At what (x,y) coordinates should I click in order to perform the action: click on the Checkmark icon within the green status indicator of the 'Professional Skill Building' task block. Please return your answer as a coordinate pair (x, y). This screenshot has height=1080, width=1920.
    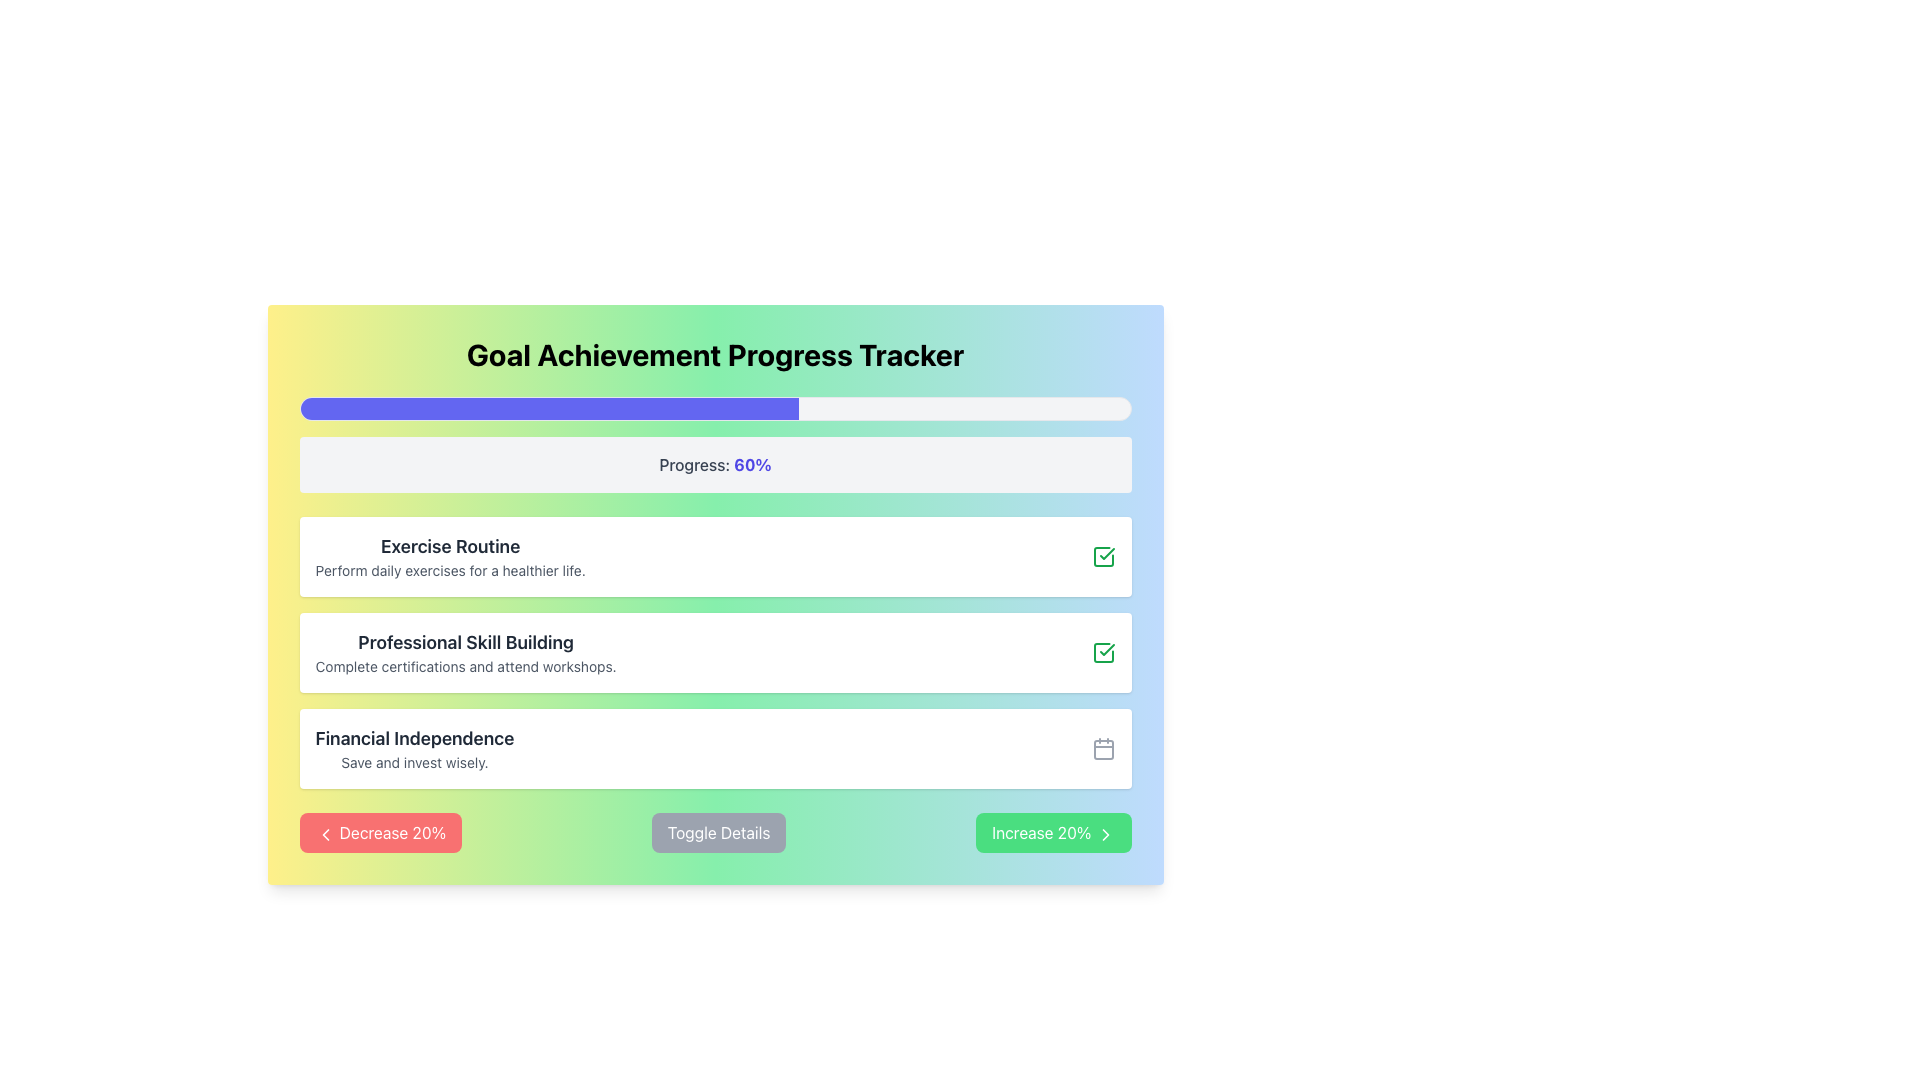
    Looking at the image, I should click on (1106, 554).